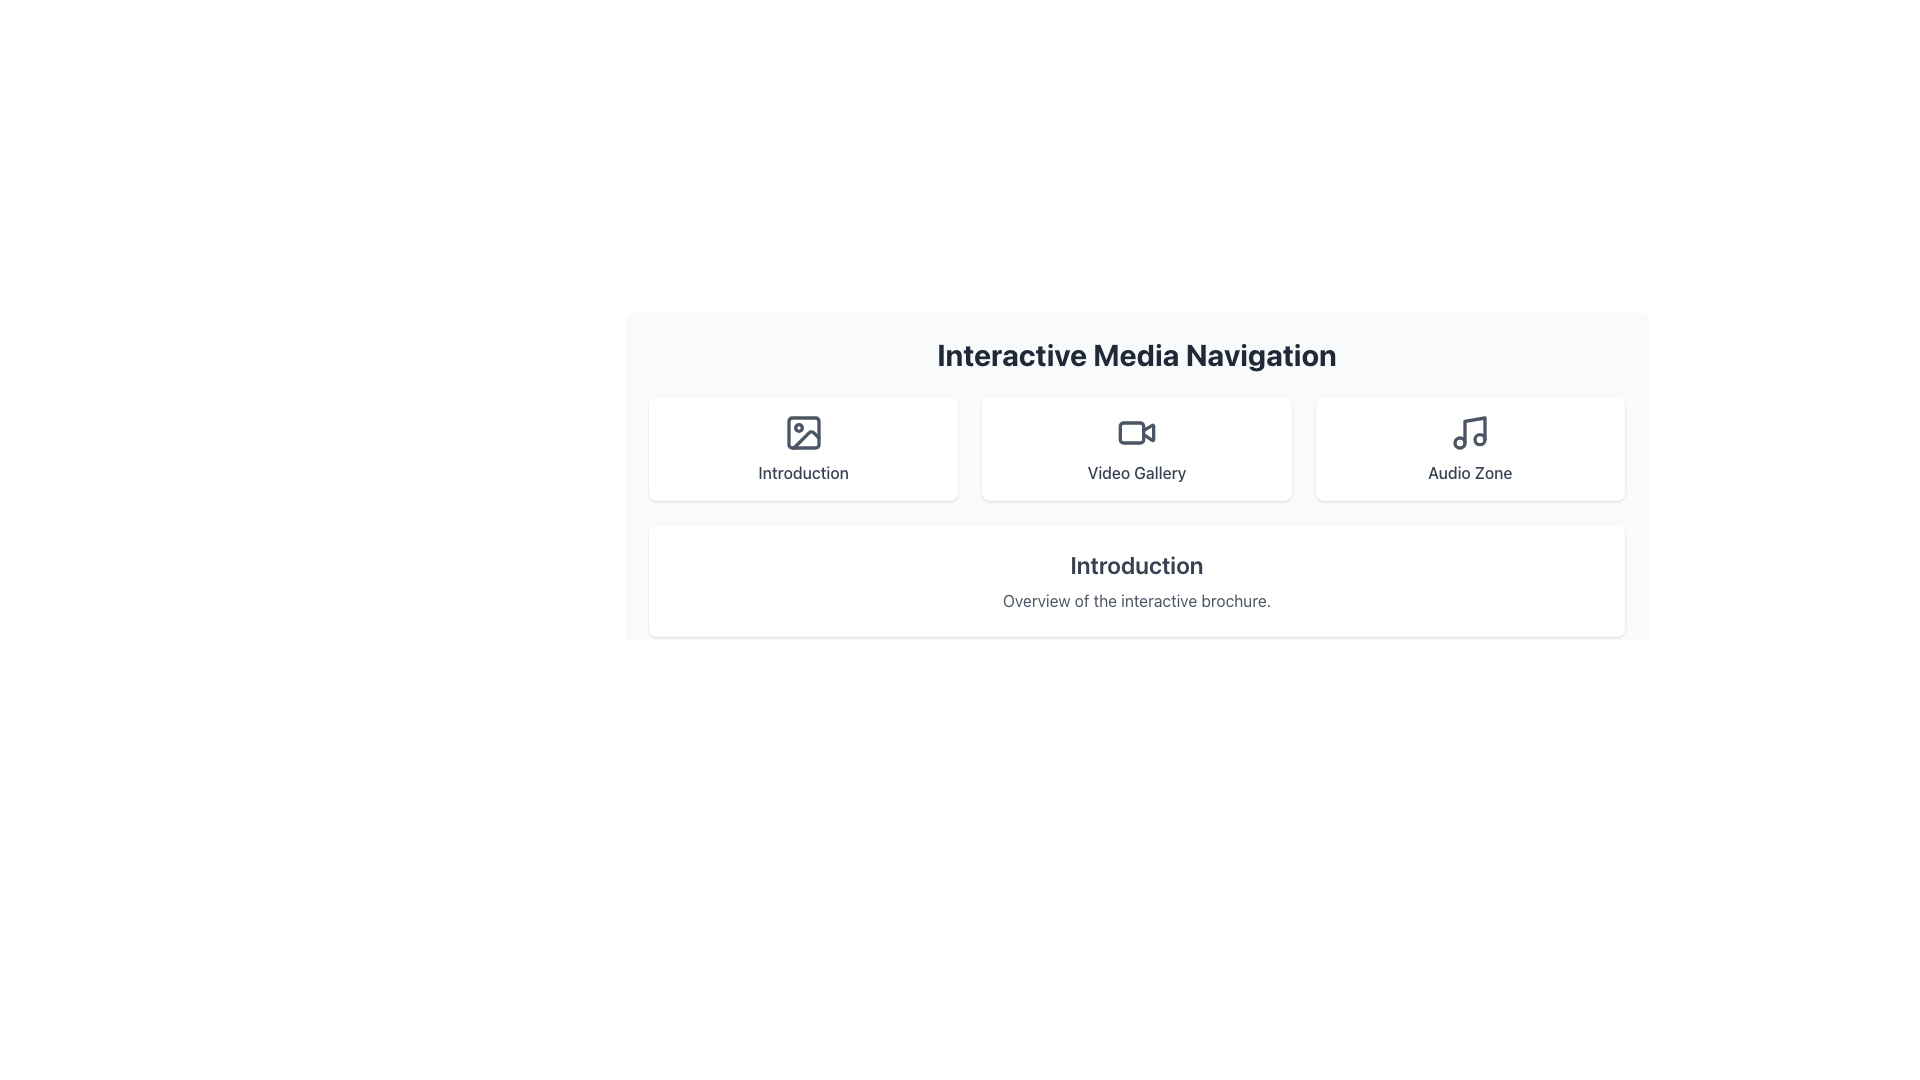  Describe the element at coordinates (1137, 473) in the screenshot. I see `text label displaying 'Video Gallery', which is located at the center of the bottom of the central interaction card in the layout` at that location.